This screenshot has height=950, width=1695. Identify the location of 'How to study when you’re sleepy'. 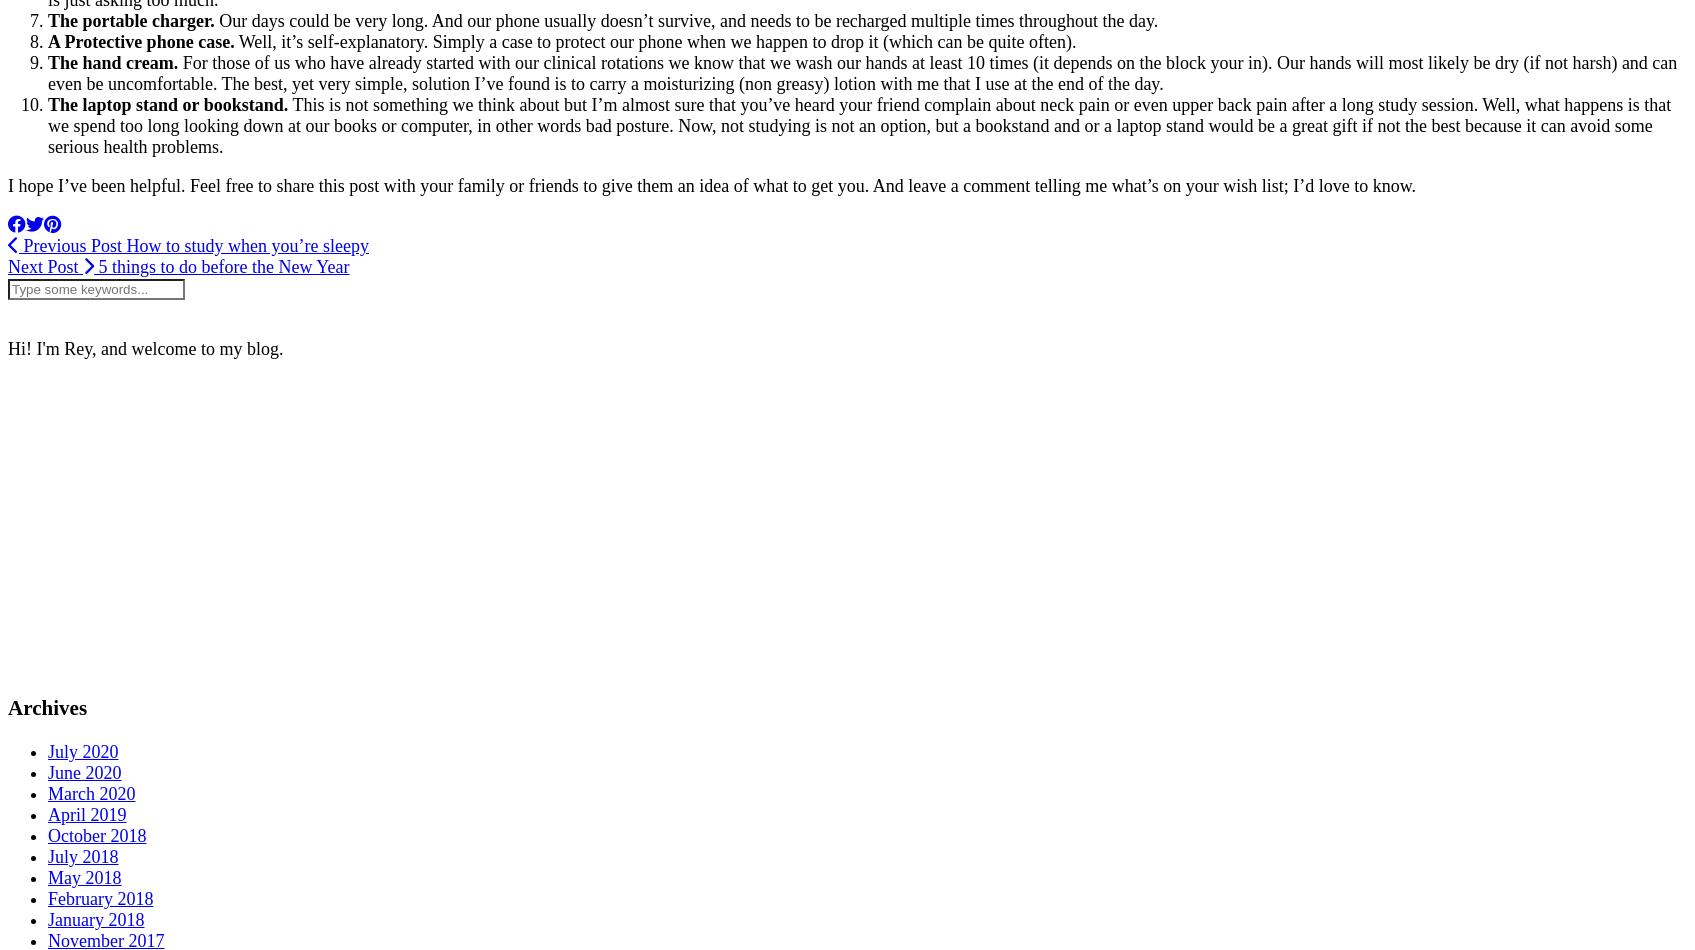
(244, 244).